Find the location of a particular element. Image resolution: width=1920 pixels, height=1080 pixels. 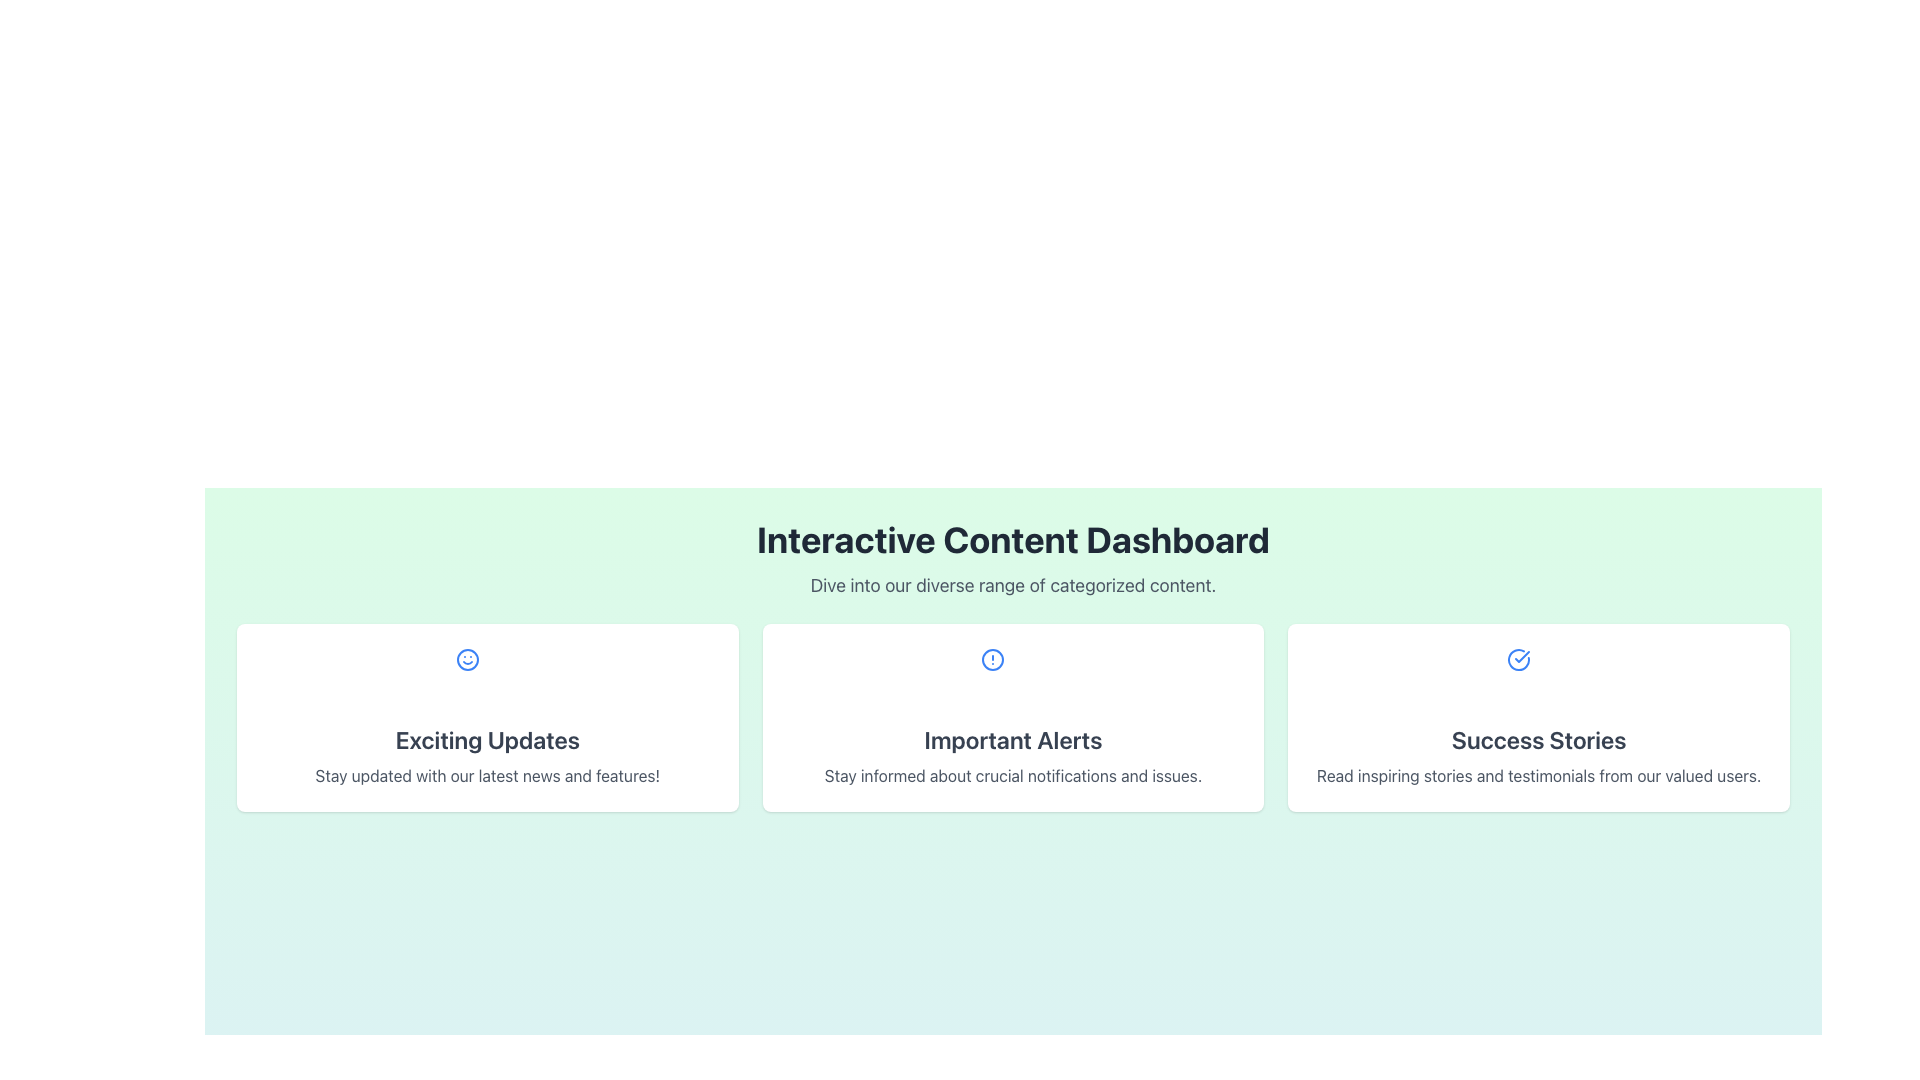

large, bold text label that says 'Interactive Content Dashboard', which is prominently displayed at the top of the content area against a light green background is located at coordinates (1013, 540).